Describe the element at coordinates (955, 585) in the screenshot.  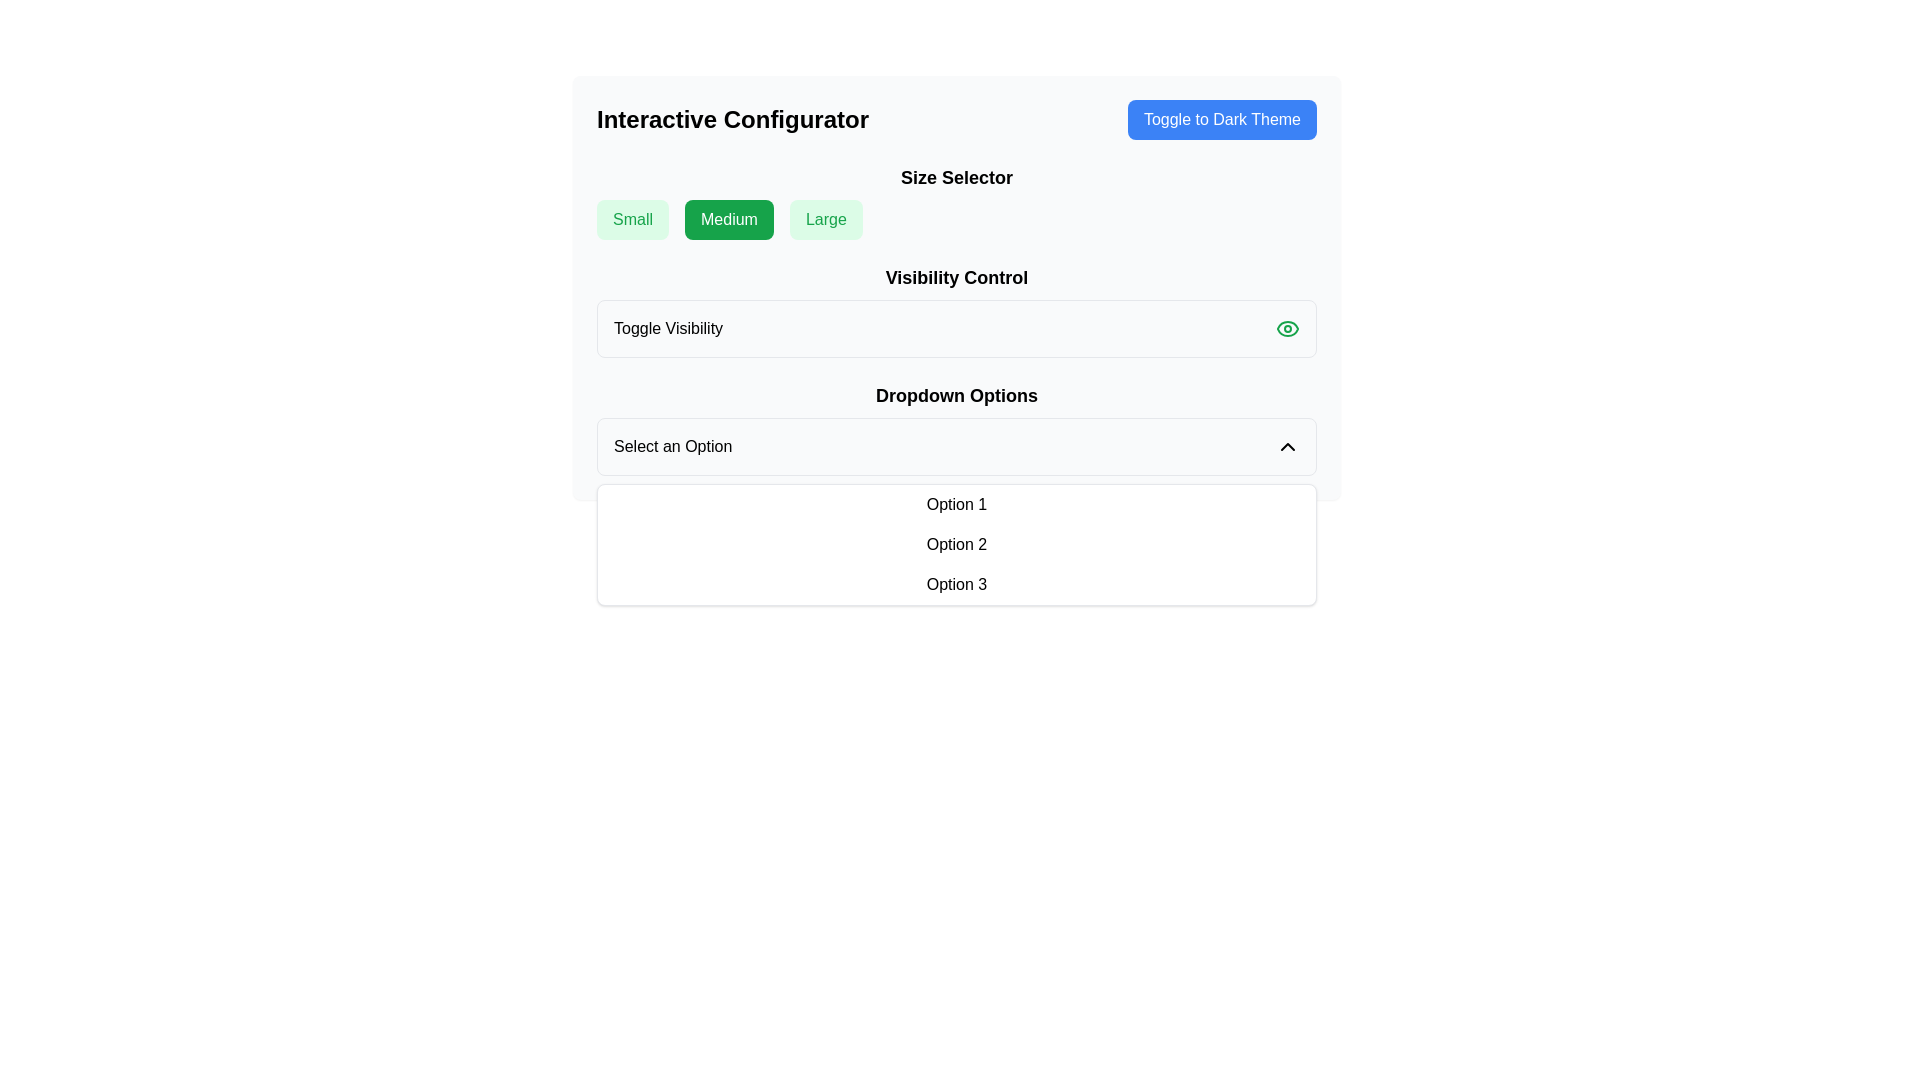
I see `the third item in the dropdown menu` at that location.